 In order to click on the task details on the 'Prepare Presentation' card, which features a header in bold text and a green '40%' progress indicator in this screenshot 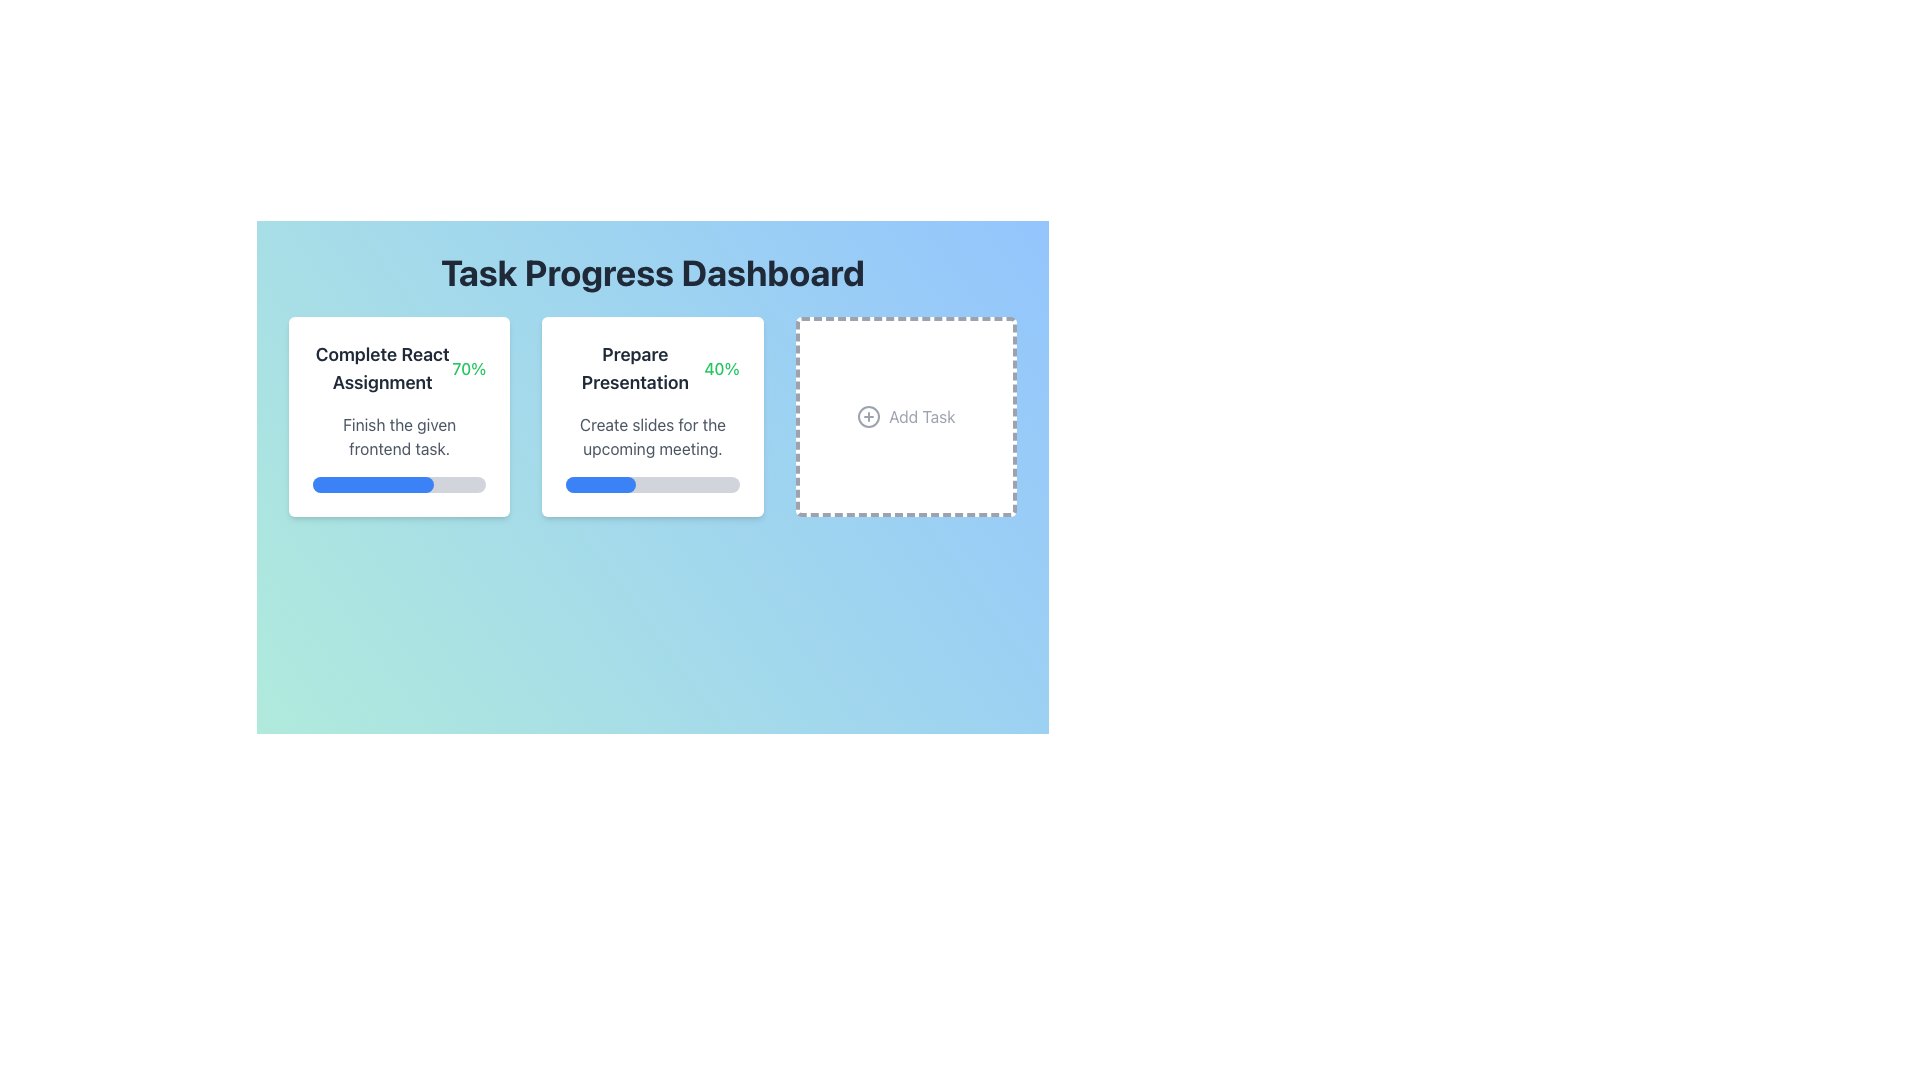, I will do `click(652, 415)`.